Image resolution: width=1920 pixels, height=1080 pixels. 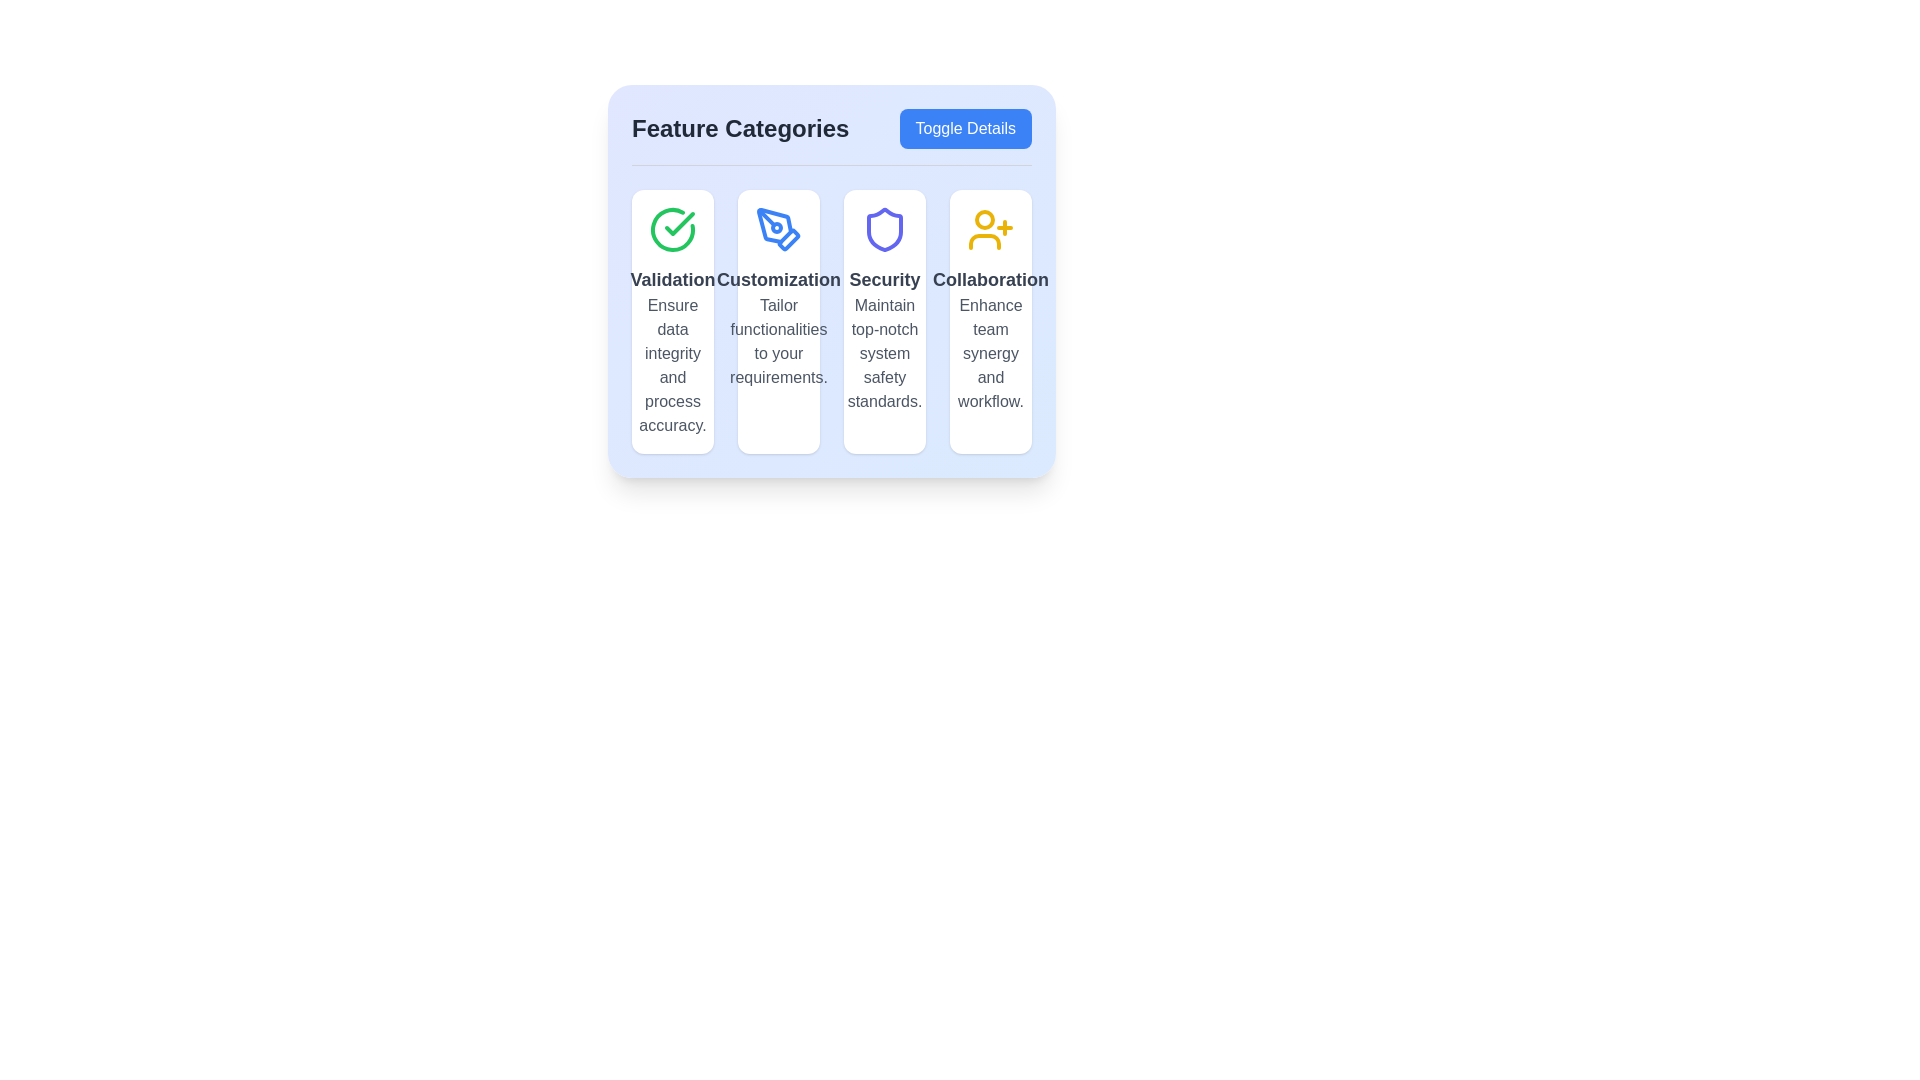 I want to click on the 'Customization' icon located in the top-center area of the second feature card, so click(x=777, y=229).